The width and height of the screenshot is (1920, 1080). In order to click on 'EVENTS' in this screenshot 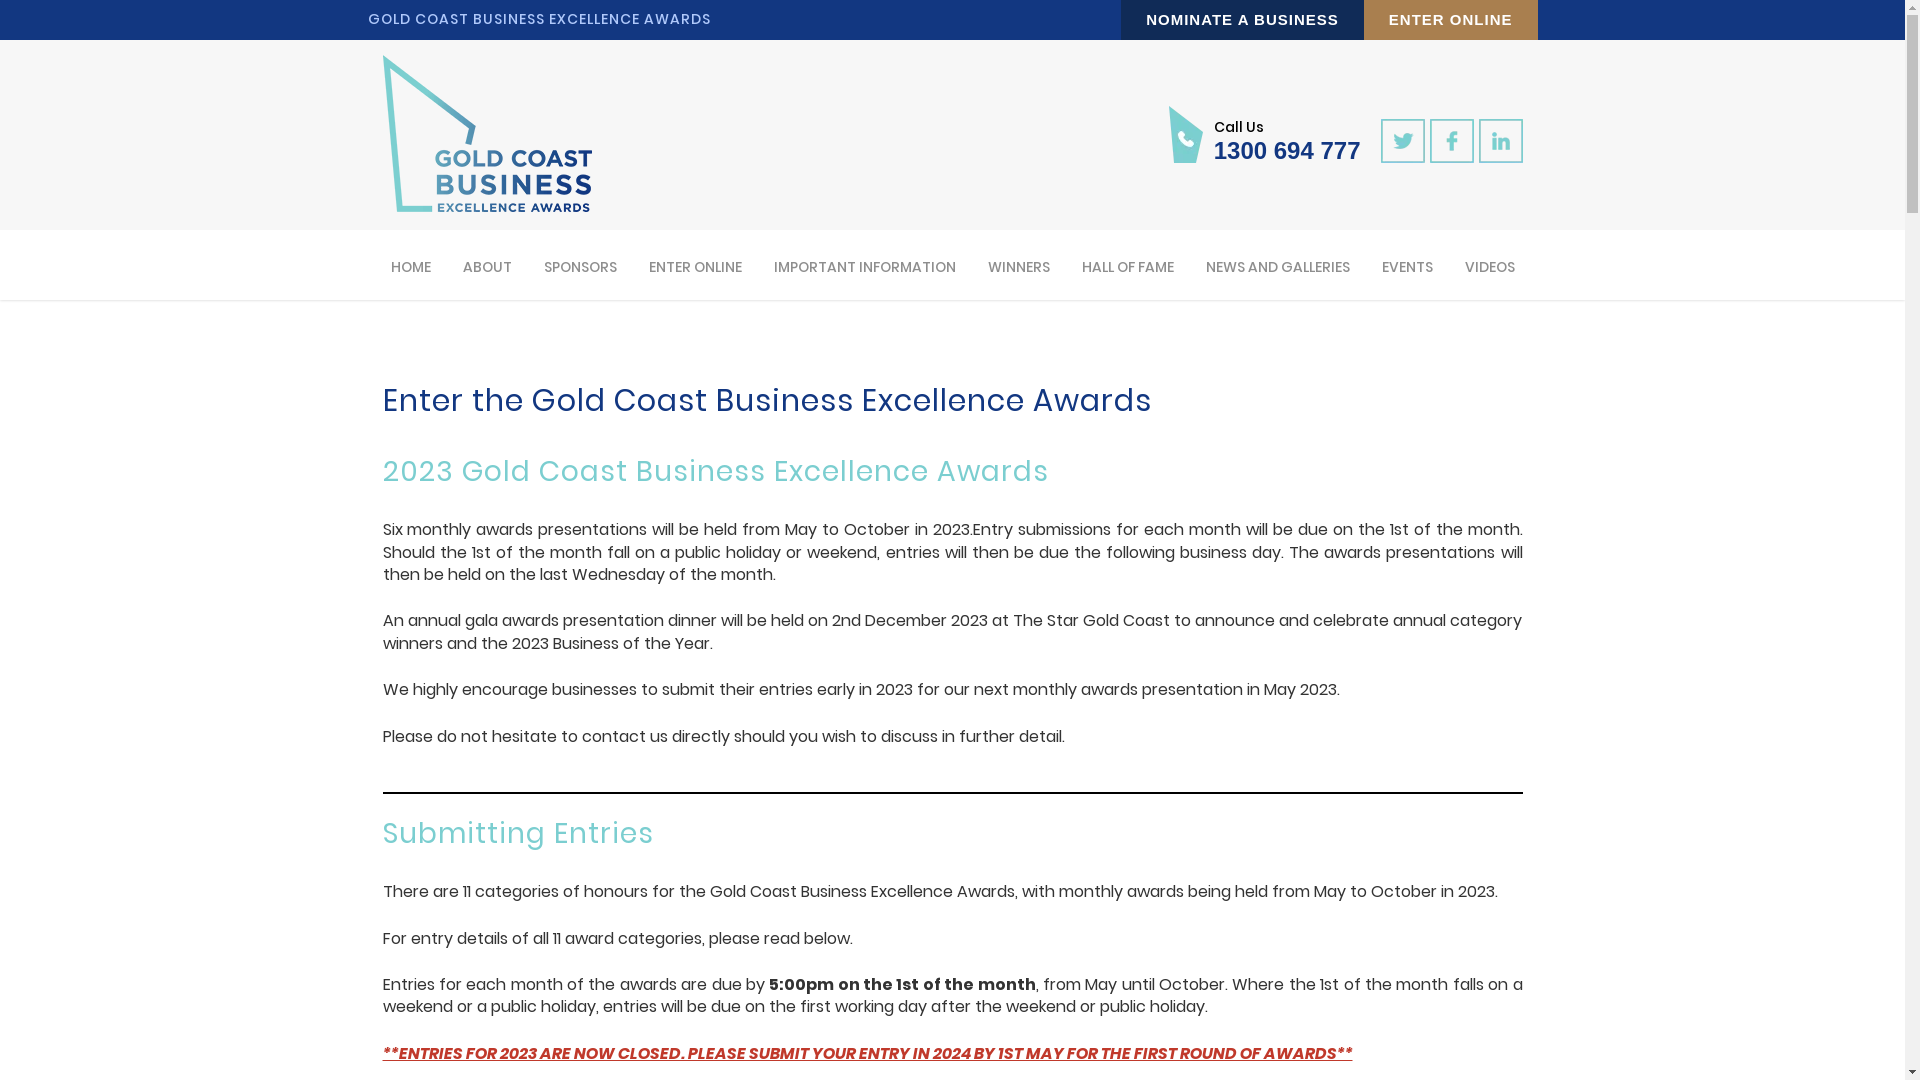, I will do `click(1379, 264)`.